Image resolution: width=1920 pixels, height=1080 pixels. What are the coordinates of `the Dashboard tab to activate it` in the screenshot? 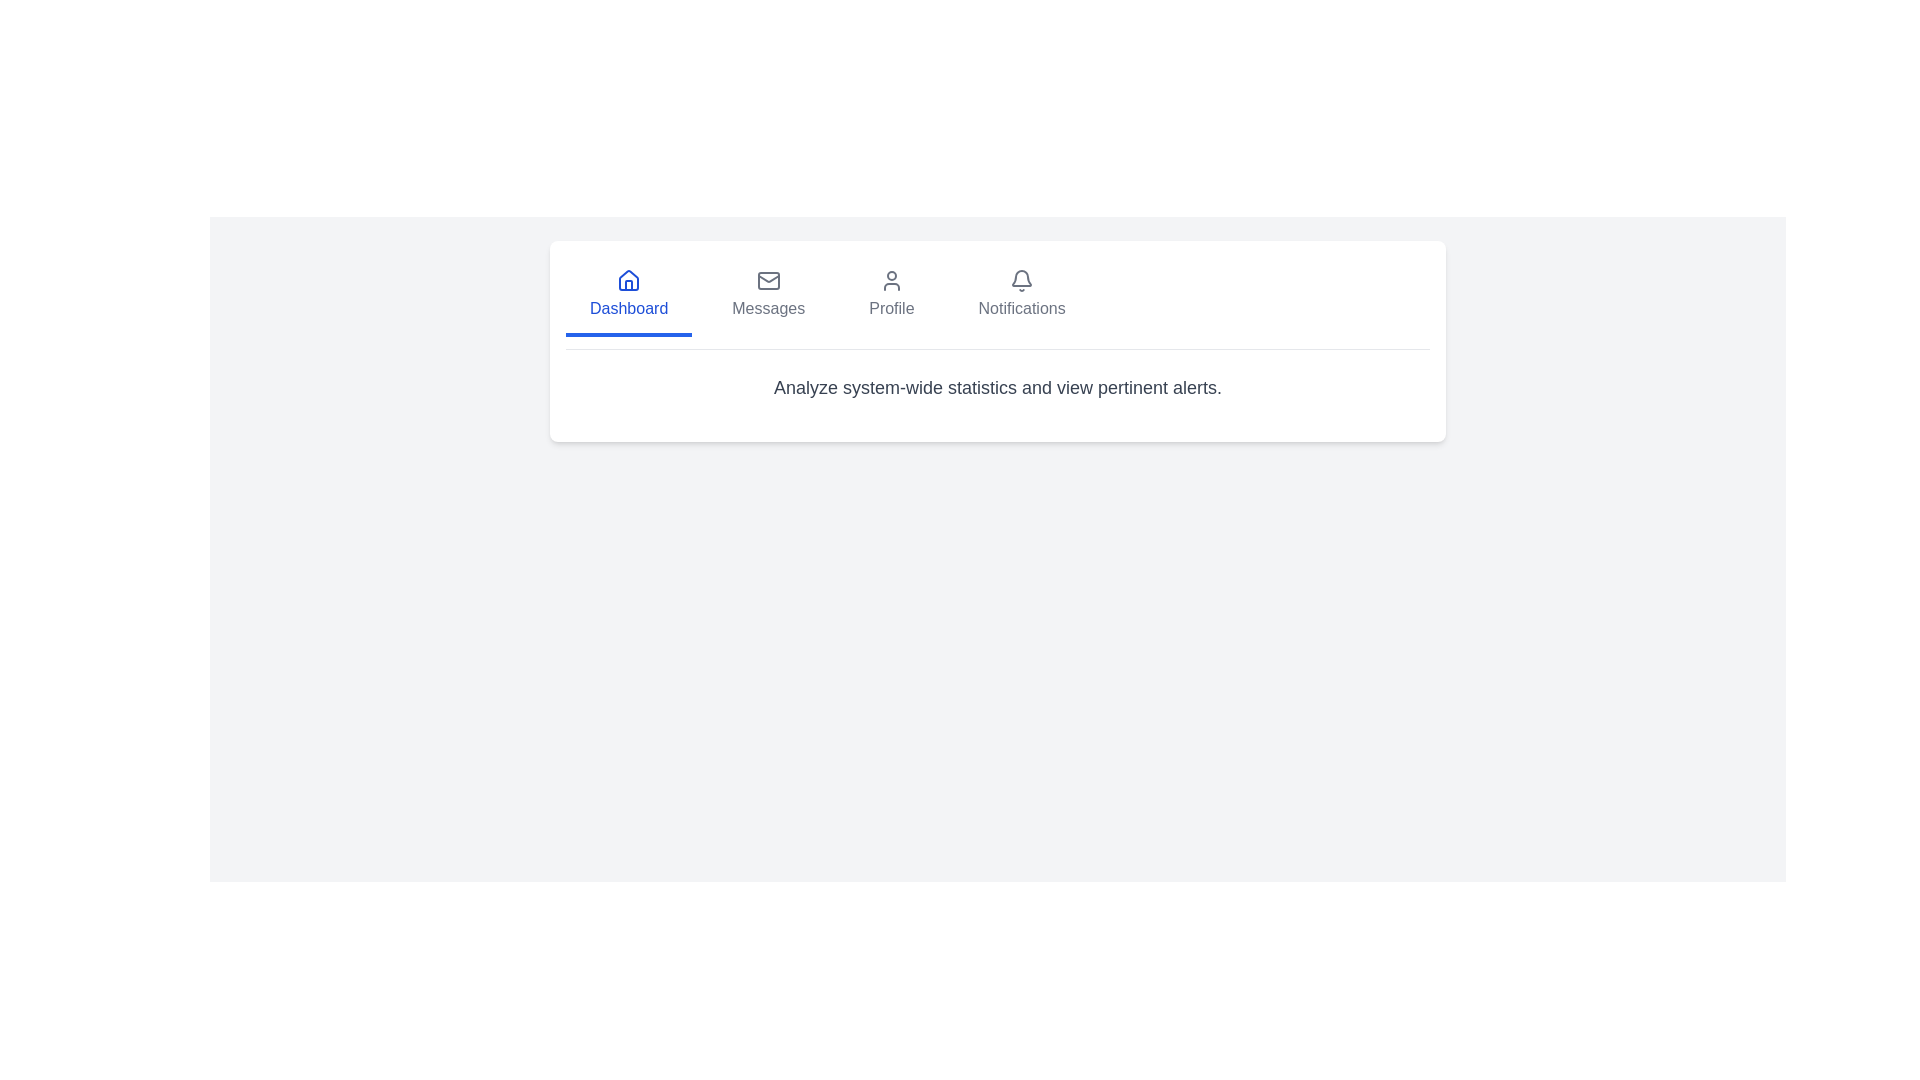 It's located at (628, 297).